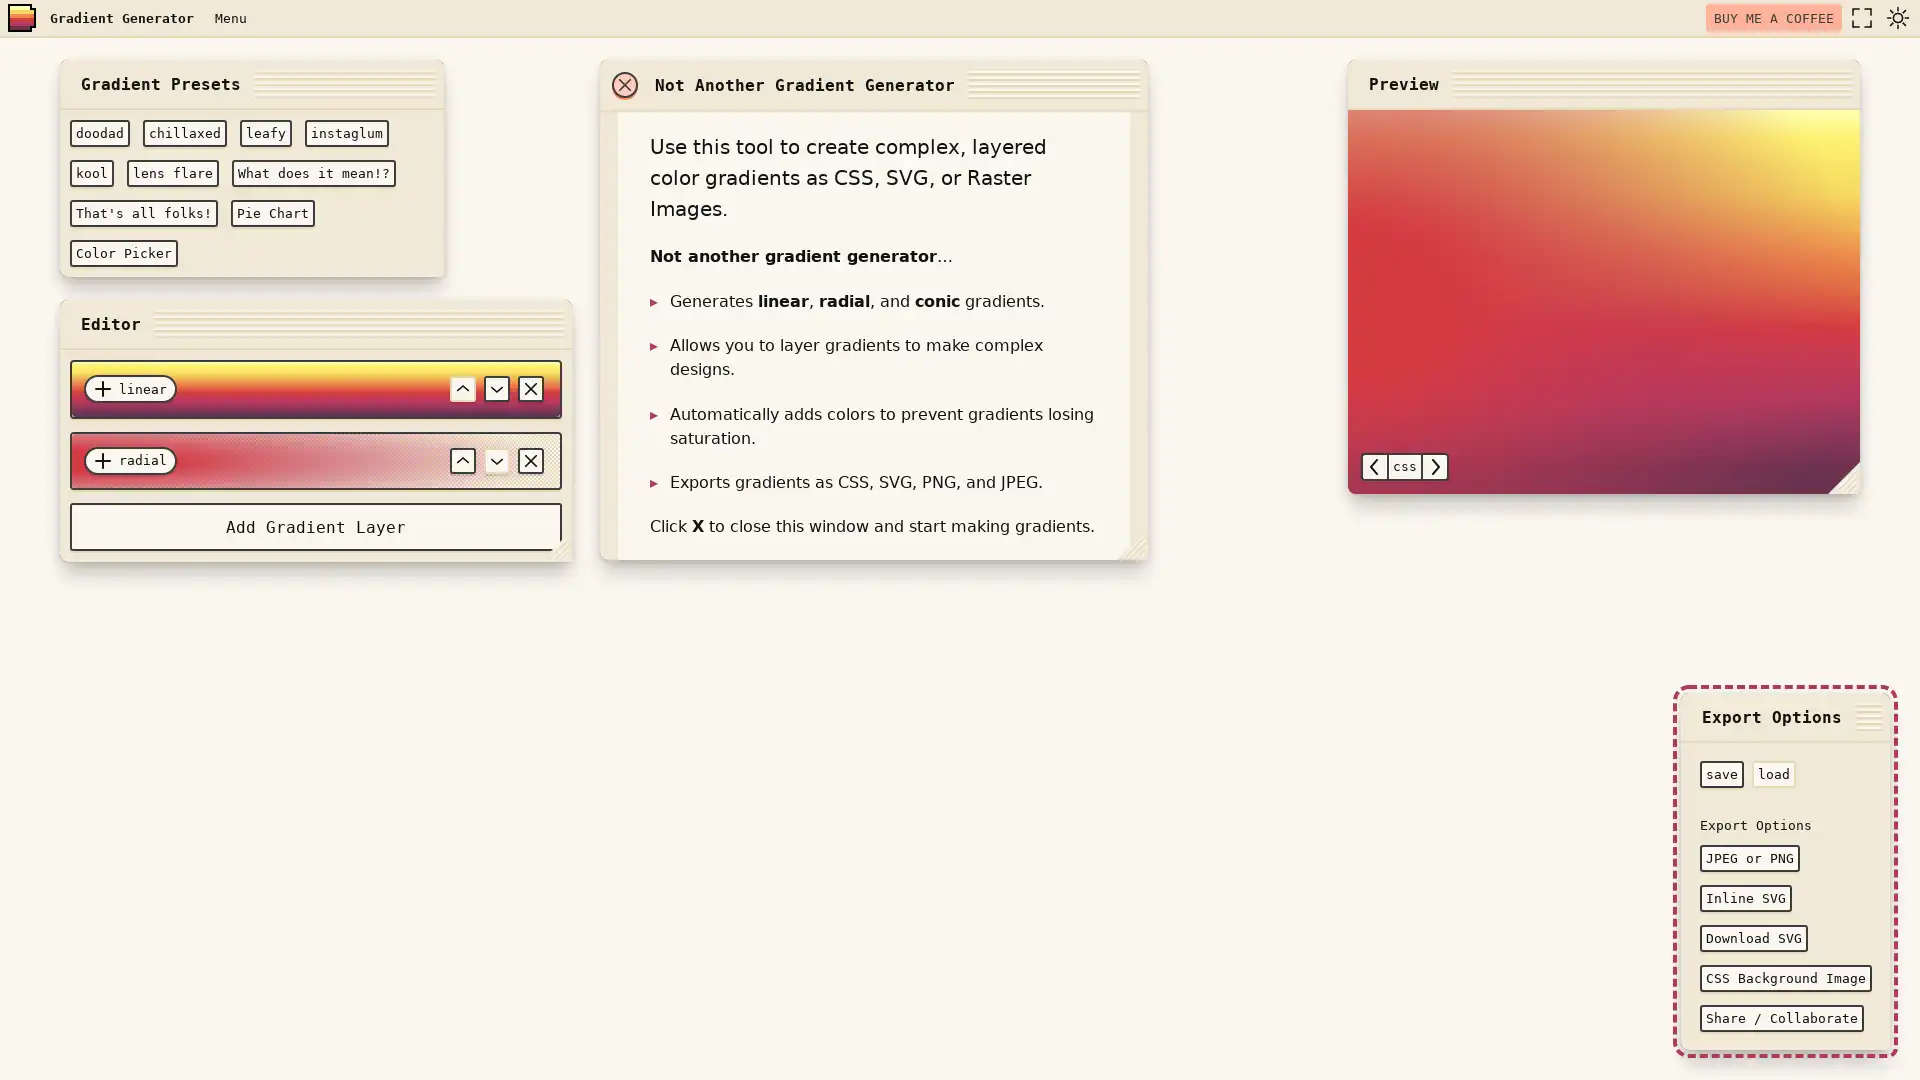  I want to click on load, so click(1772, 773).